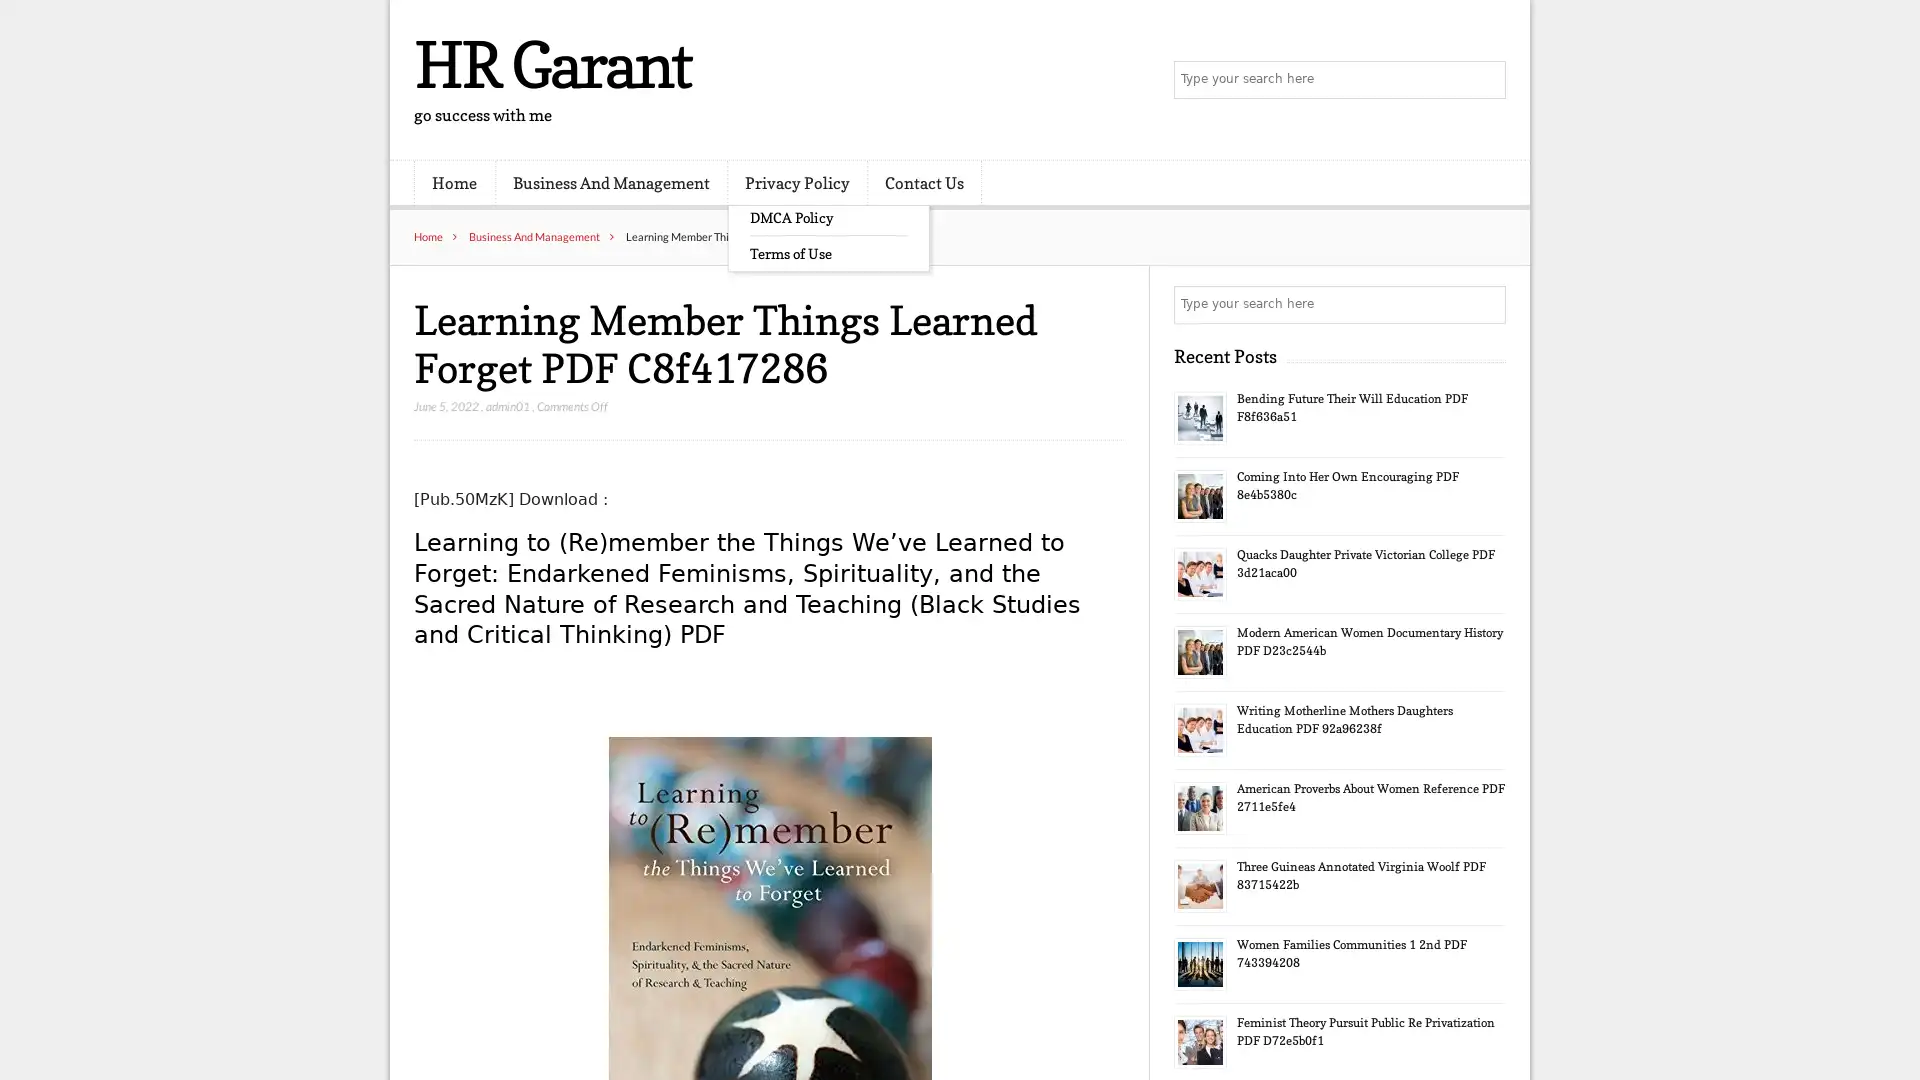 The width and height of the screenshot is (1920, 1080). What do you see at coordinates (1485, 304) in the screenshot?
I see `Search` at bounding box center [1485, 304].